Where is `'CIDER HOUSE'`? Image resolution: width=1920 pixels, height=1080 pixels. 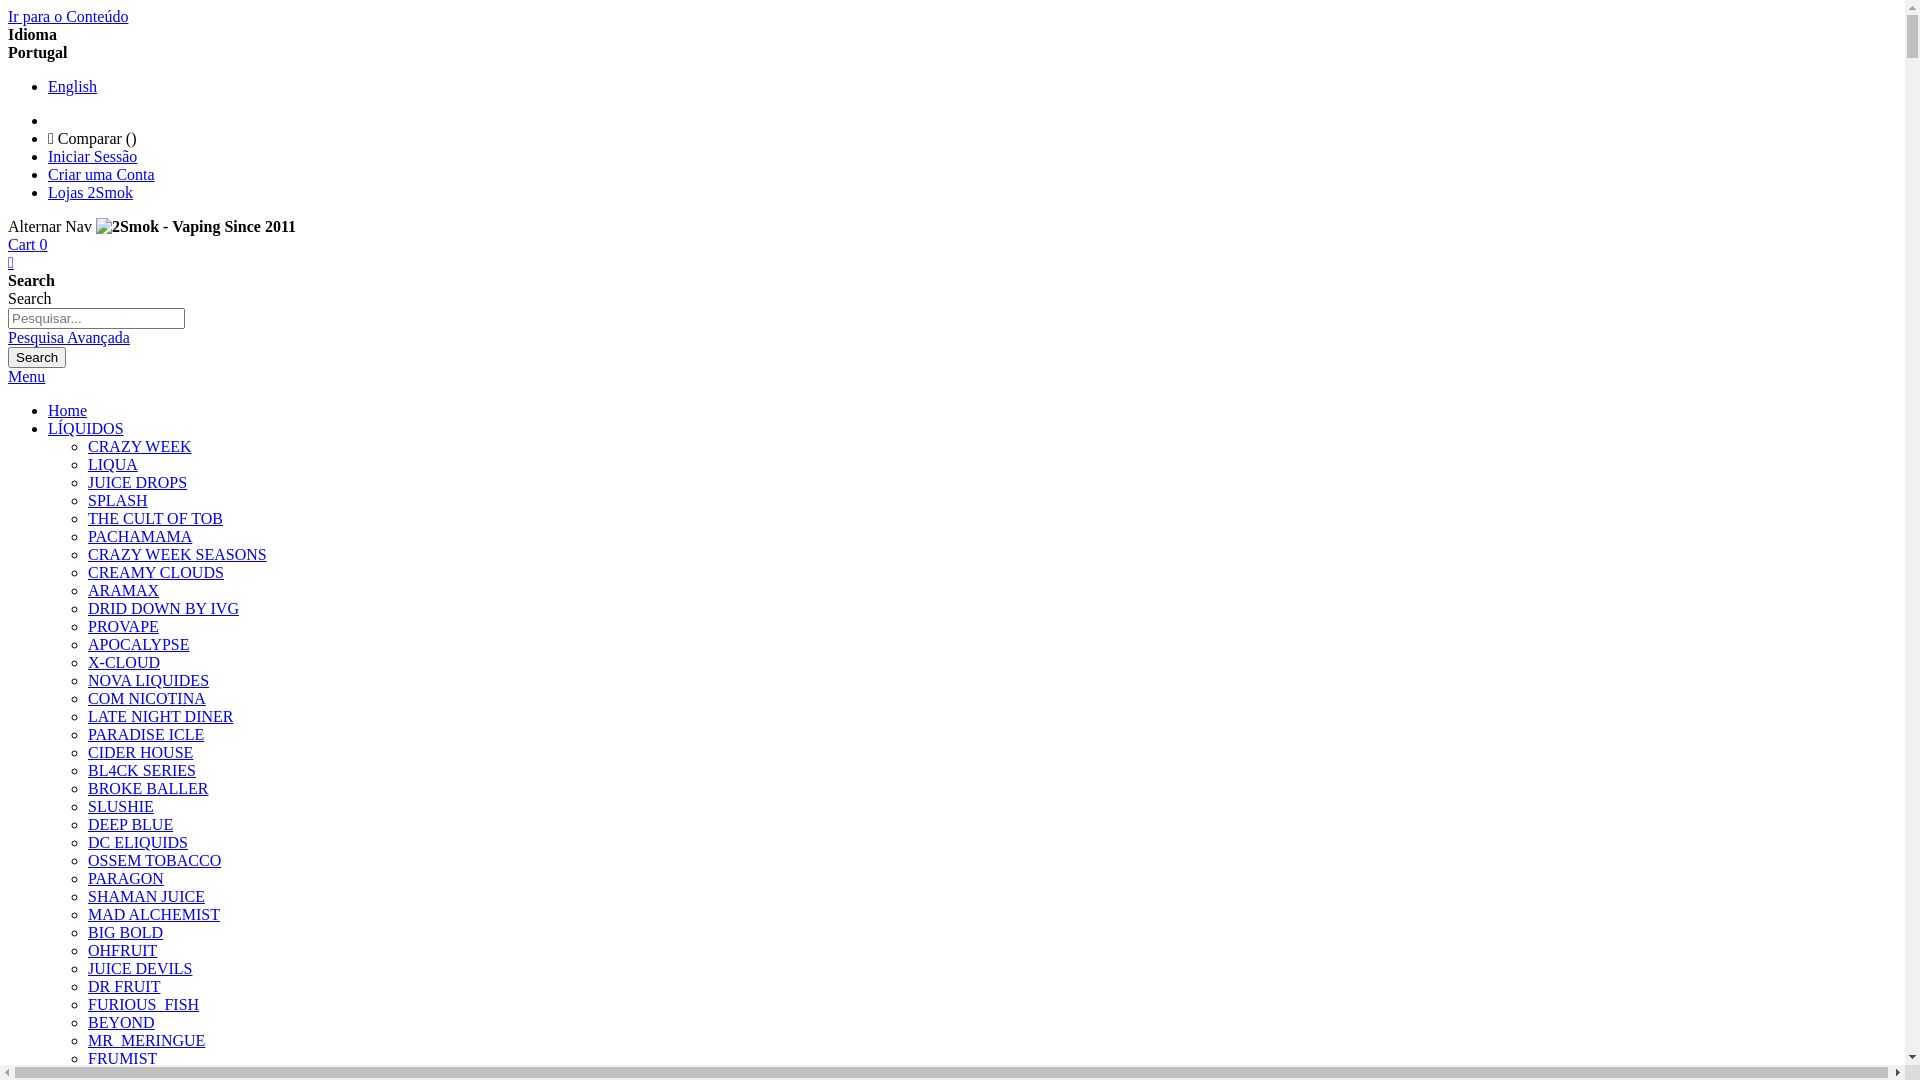
'CIDER HOUSE' is located at coordinates (139, 752).